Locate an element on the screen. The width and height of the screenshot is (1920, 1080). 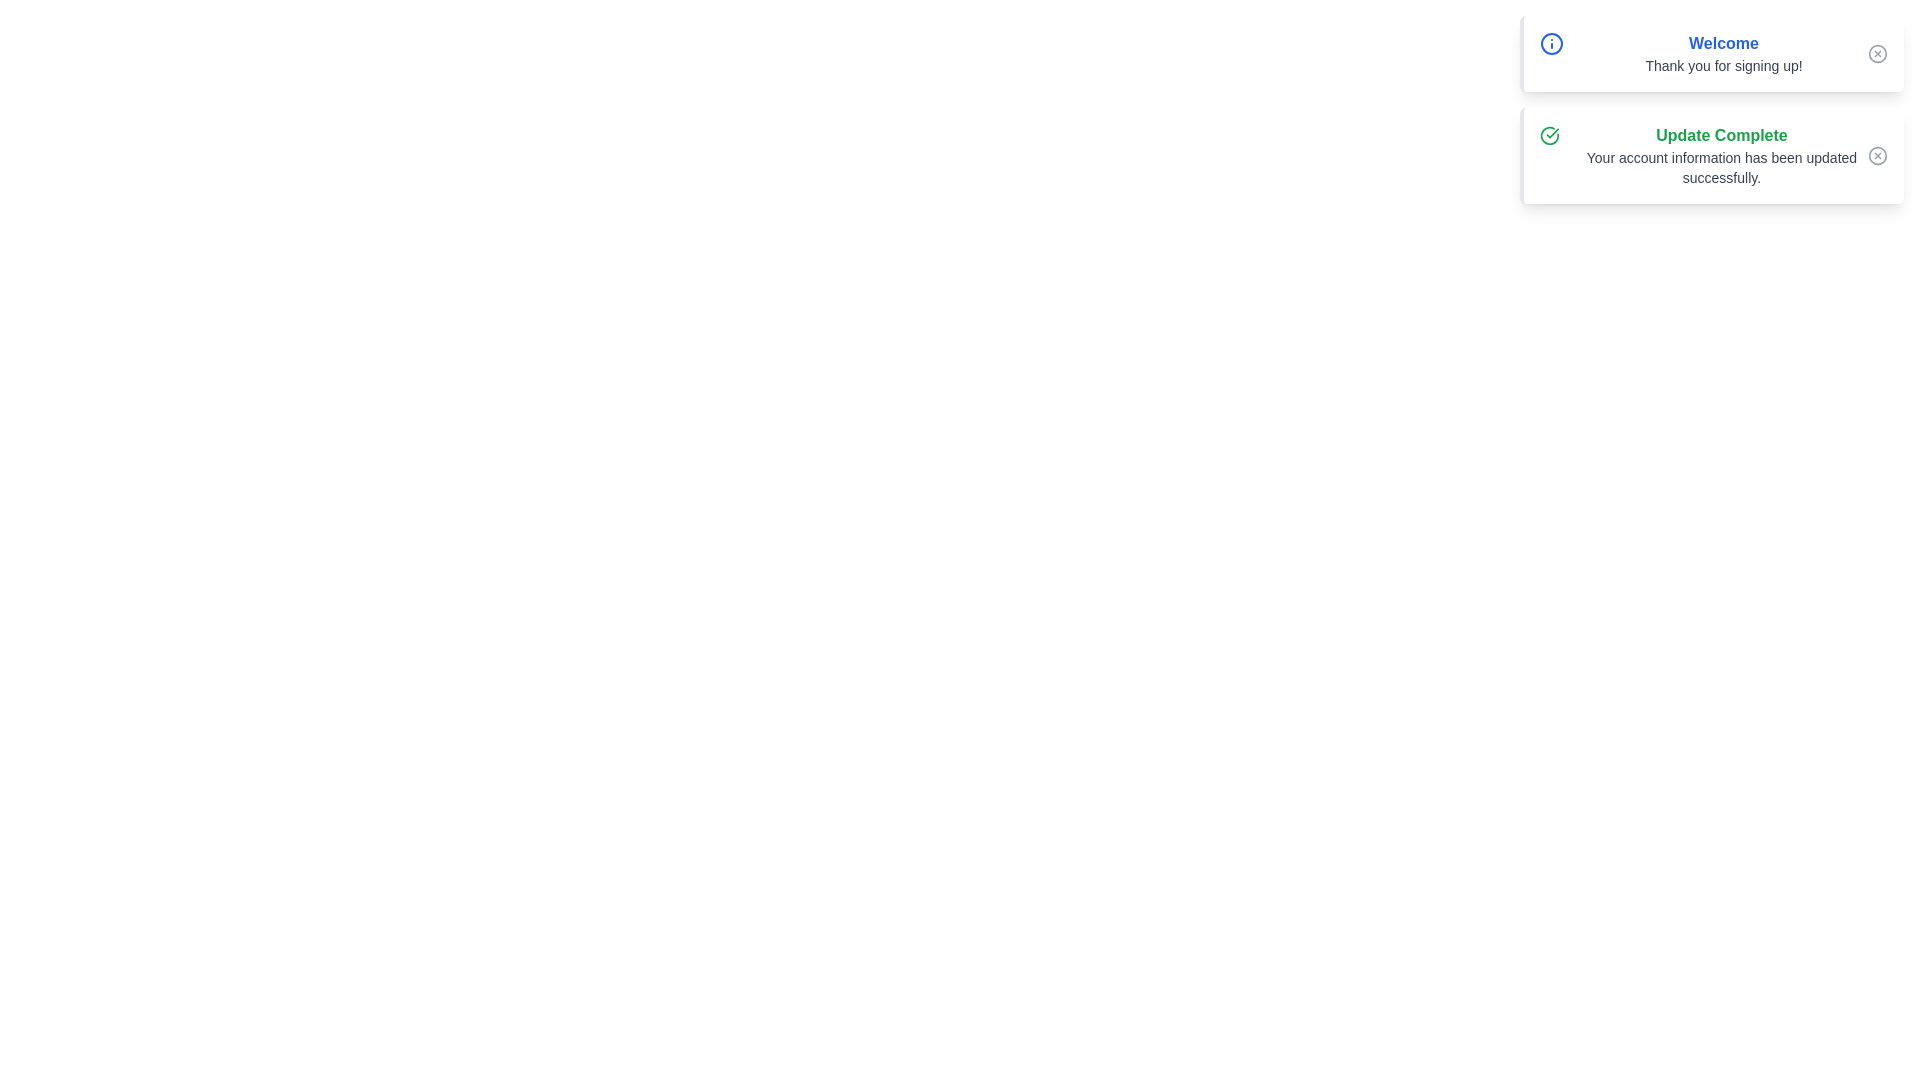
the bold, blue 'Welcome' static text element located near the top-right of the interface, positioned above the smaller gray text 'Thank you for signing up!' is located at coordinates (1722, 43).